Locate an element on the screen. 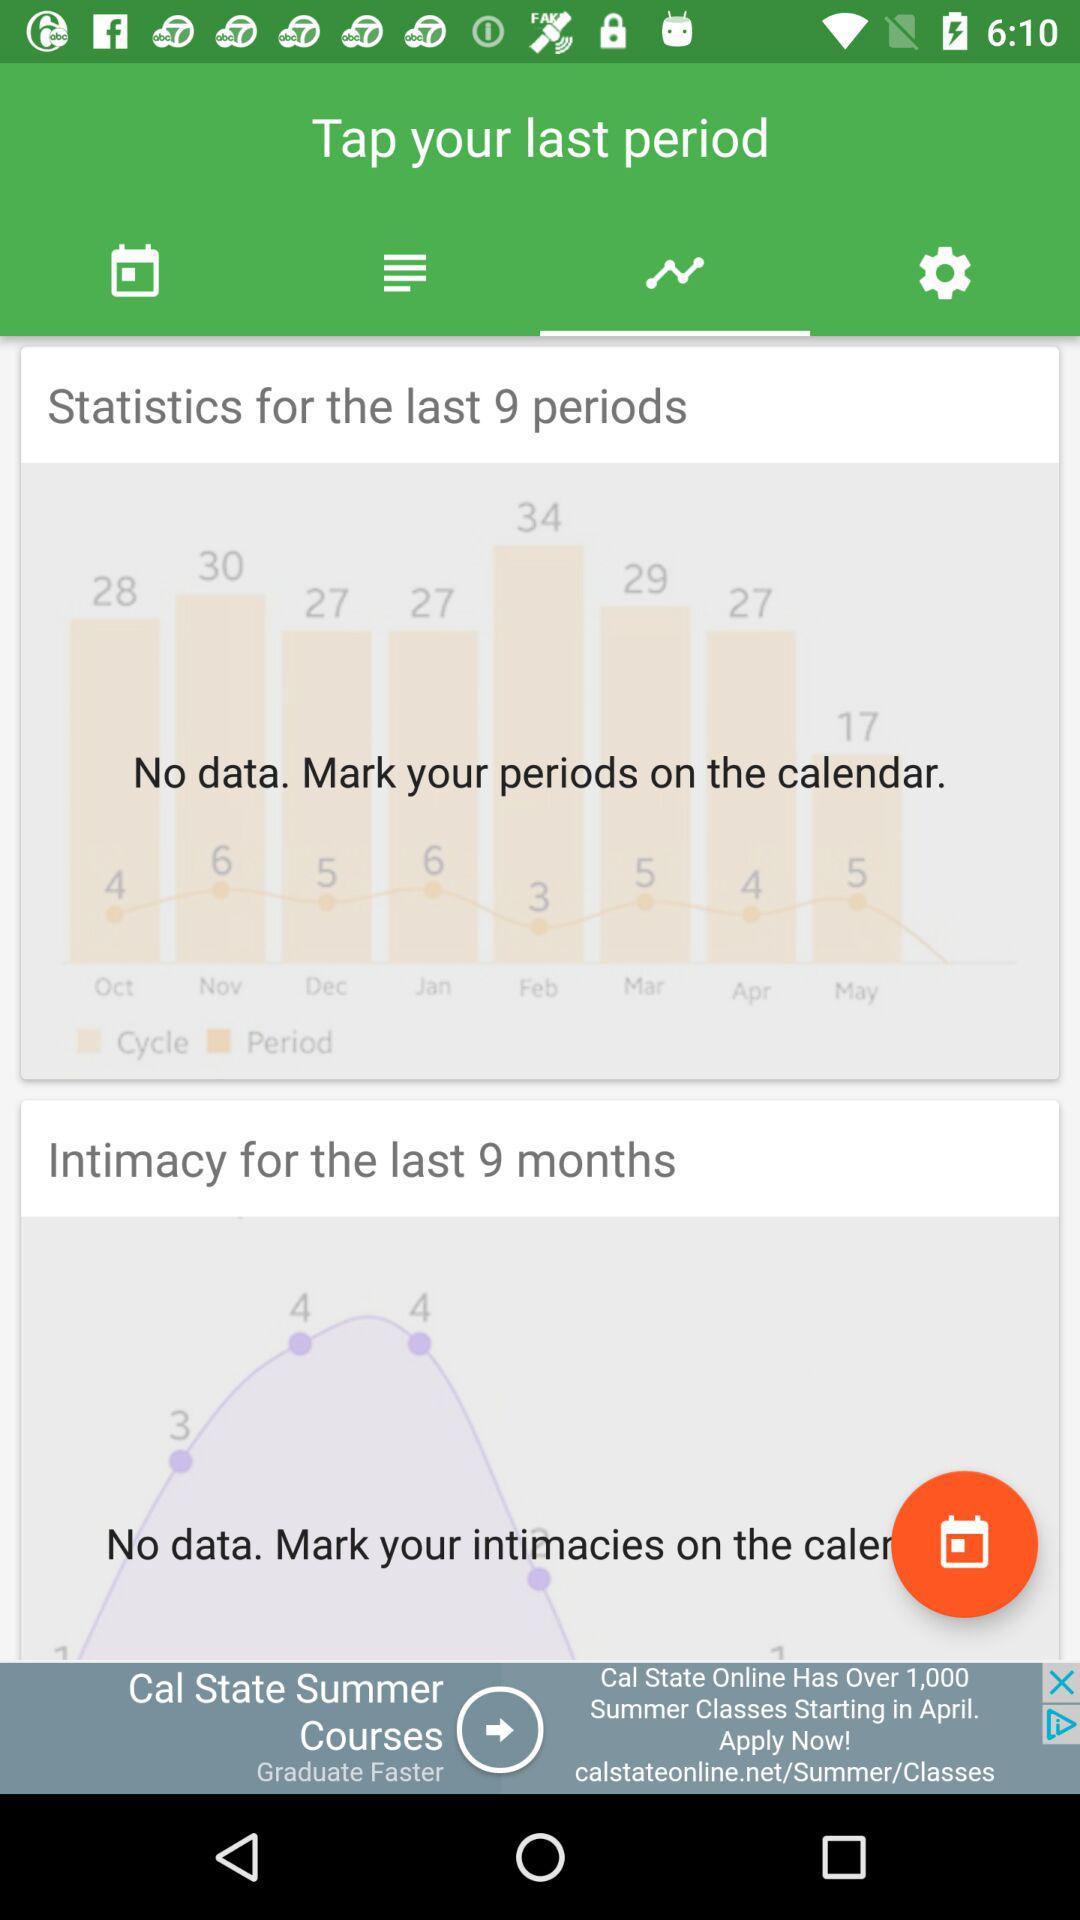 This screenshot has width=1080, height=1920. advertisement area is located at coordinates (540, 1727).